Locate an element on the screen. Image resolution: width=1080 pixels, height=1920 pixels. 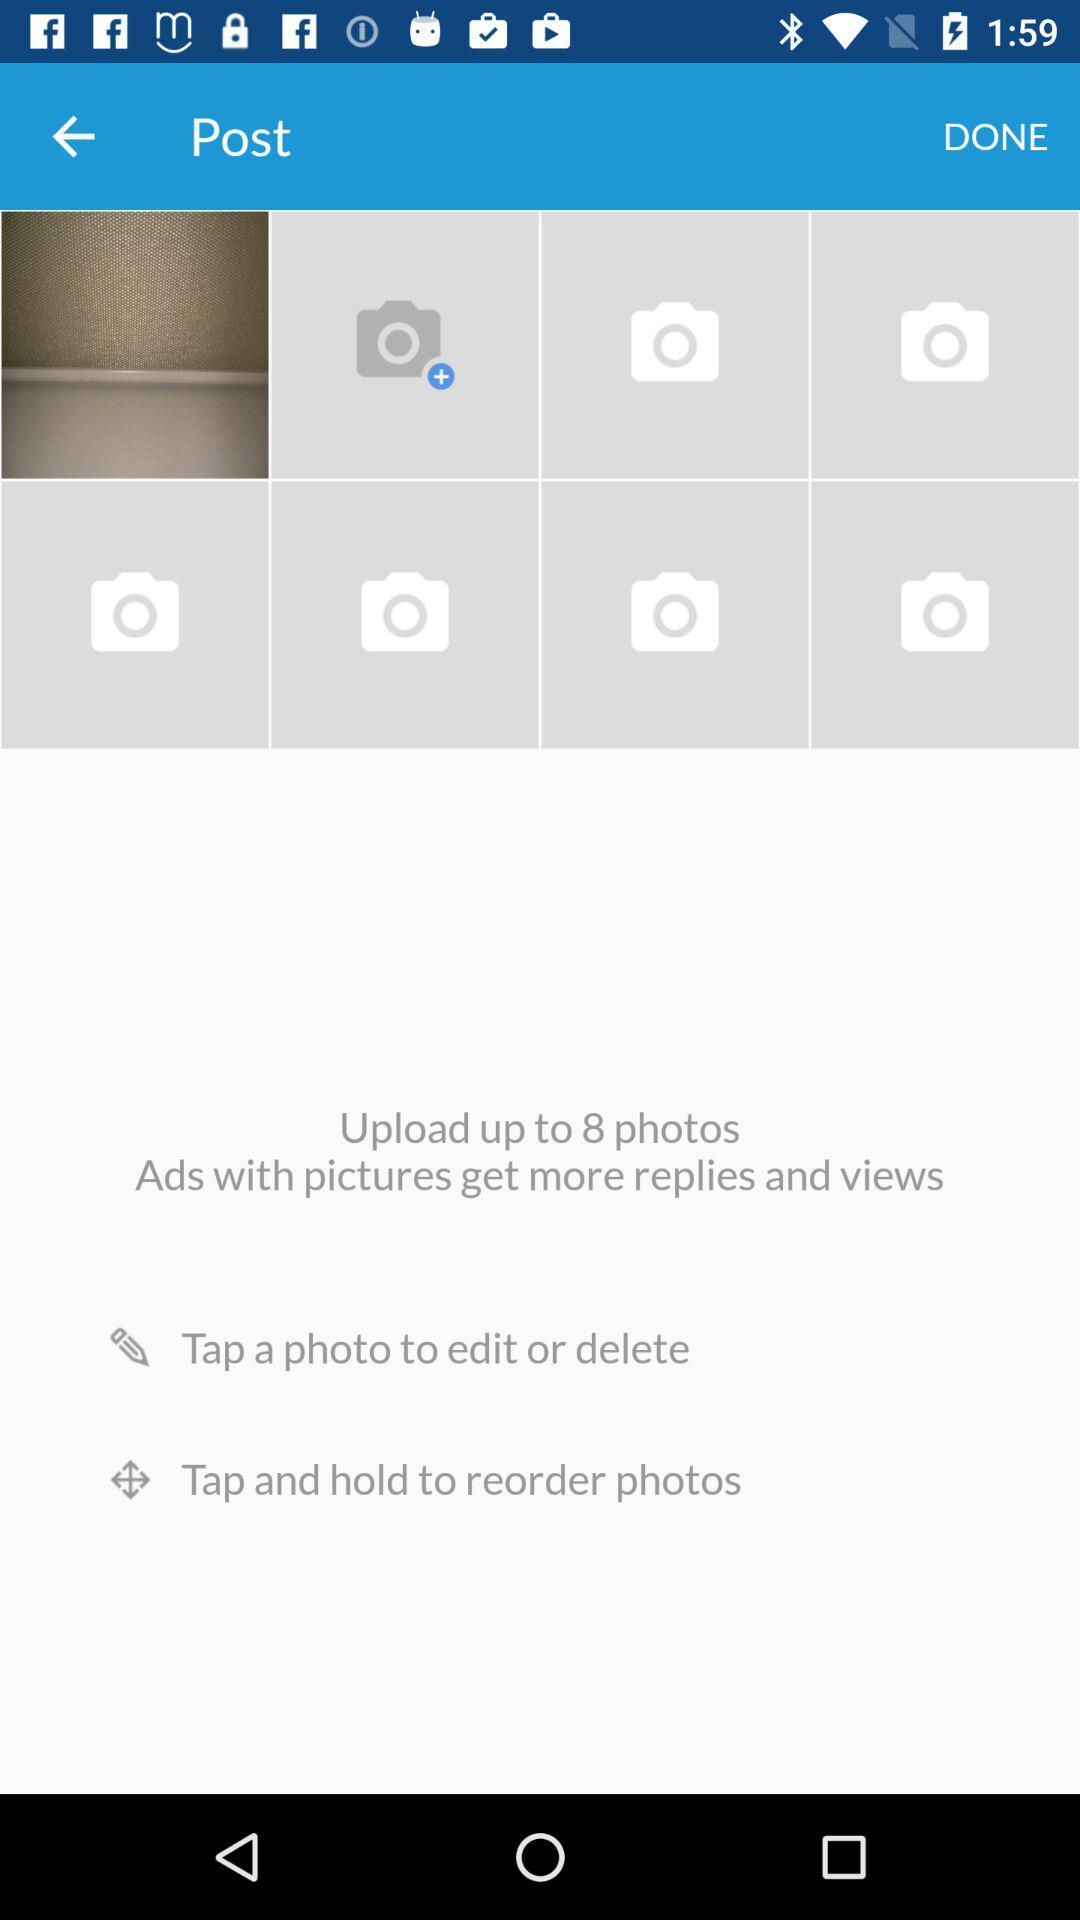
the icon to the left of post icon is located at coordinates (72, 135).